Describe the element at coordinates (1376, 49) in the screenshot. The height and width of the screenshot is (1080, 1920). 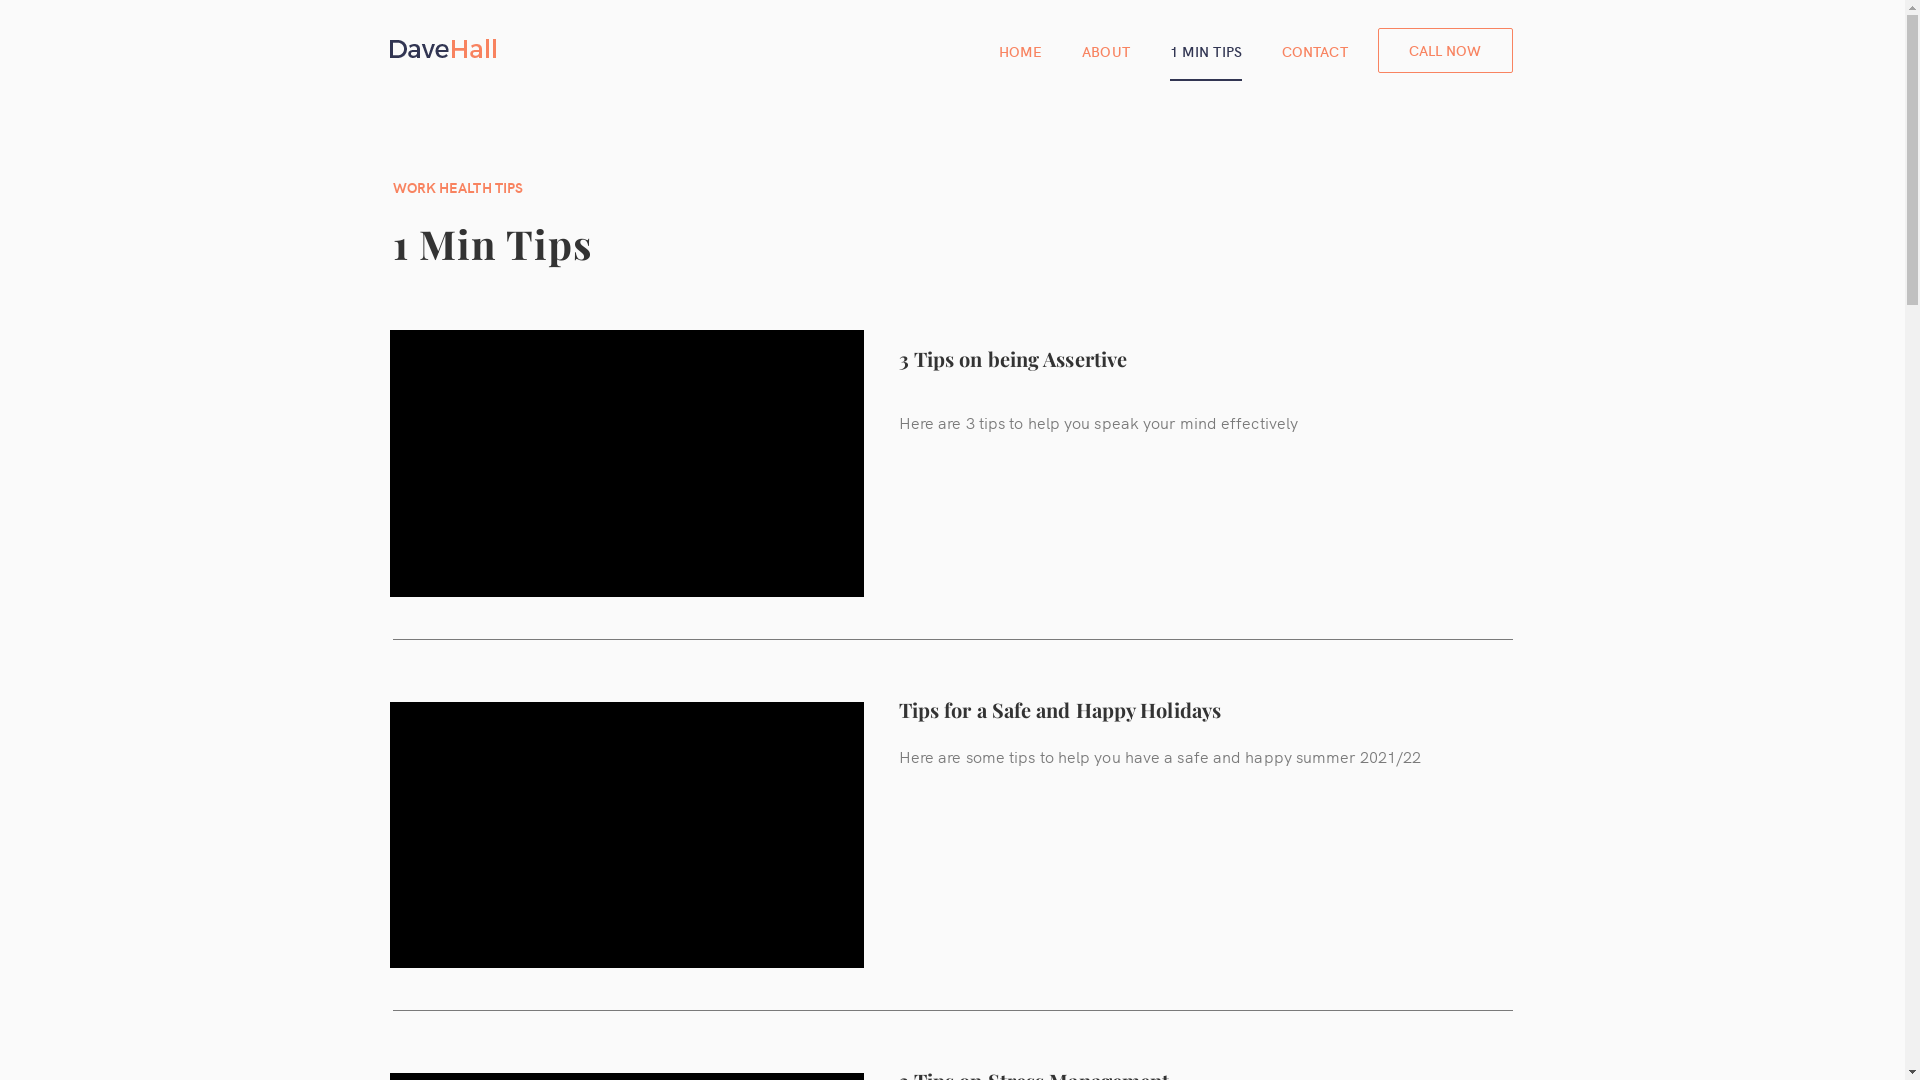
I see `'CALL NOW'` at that location.